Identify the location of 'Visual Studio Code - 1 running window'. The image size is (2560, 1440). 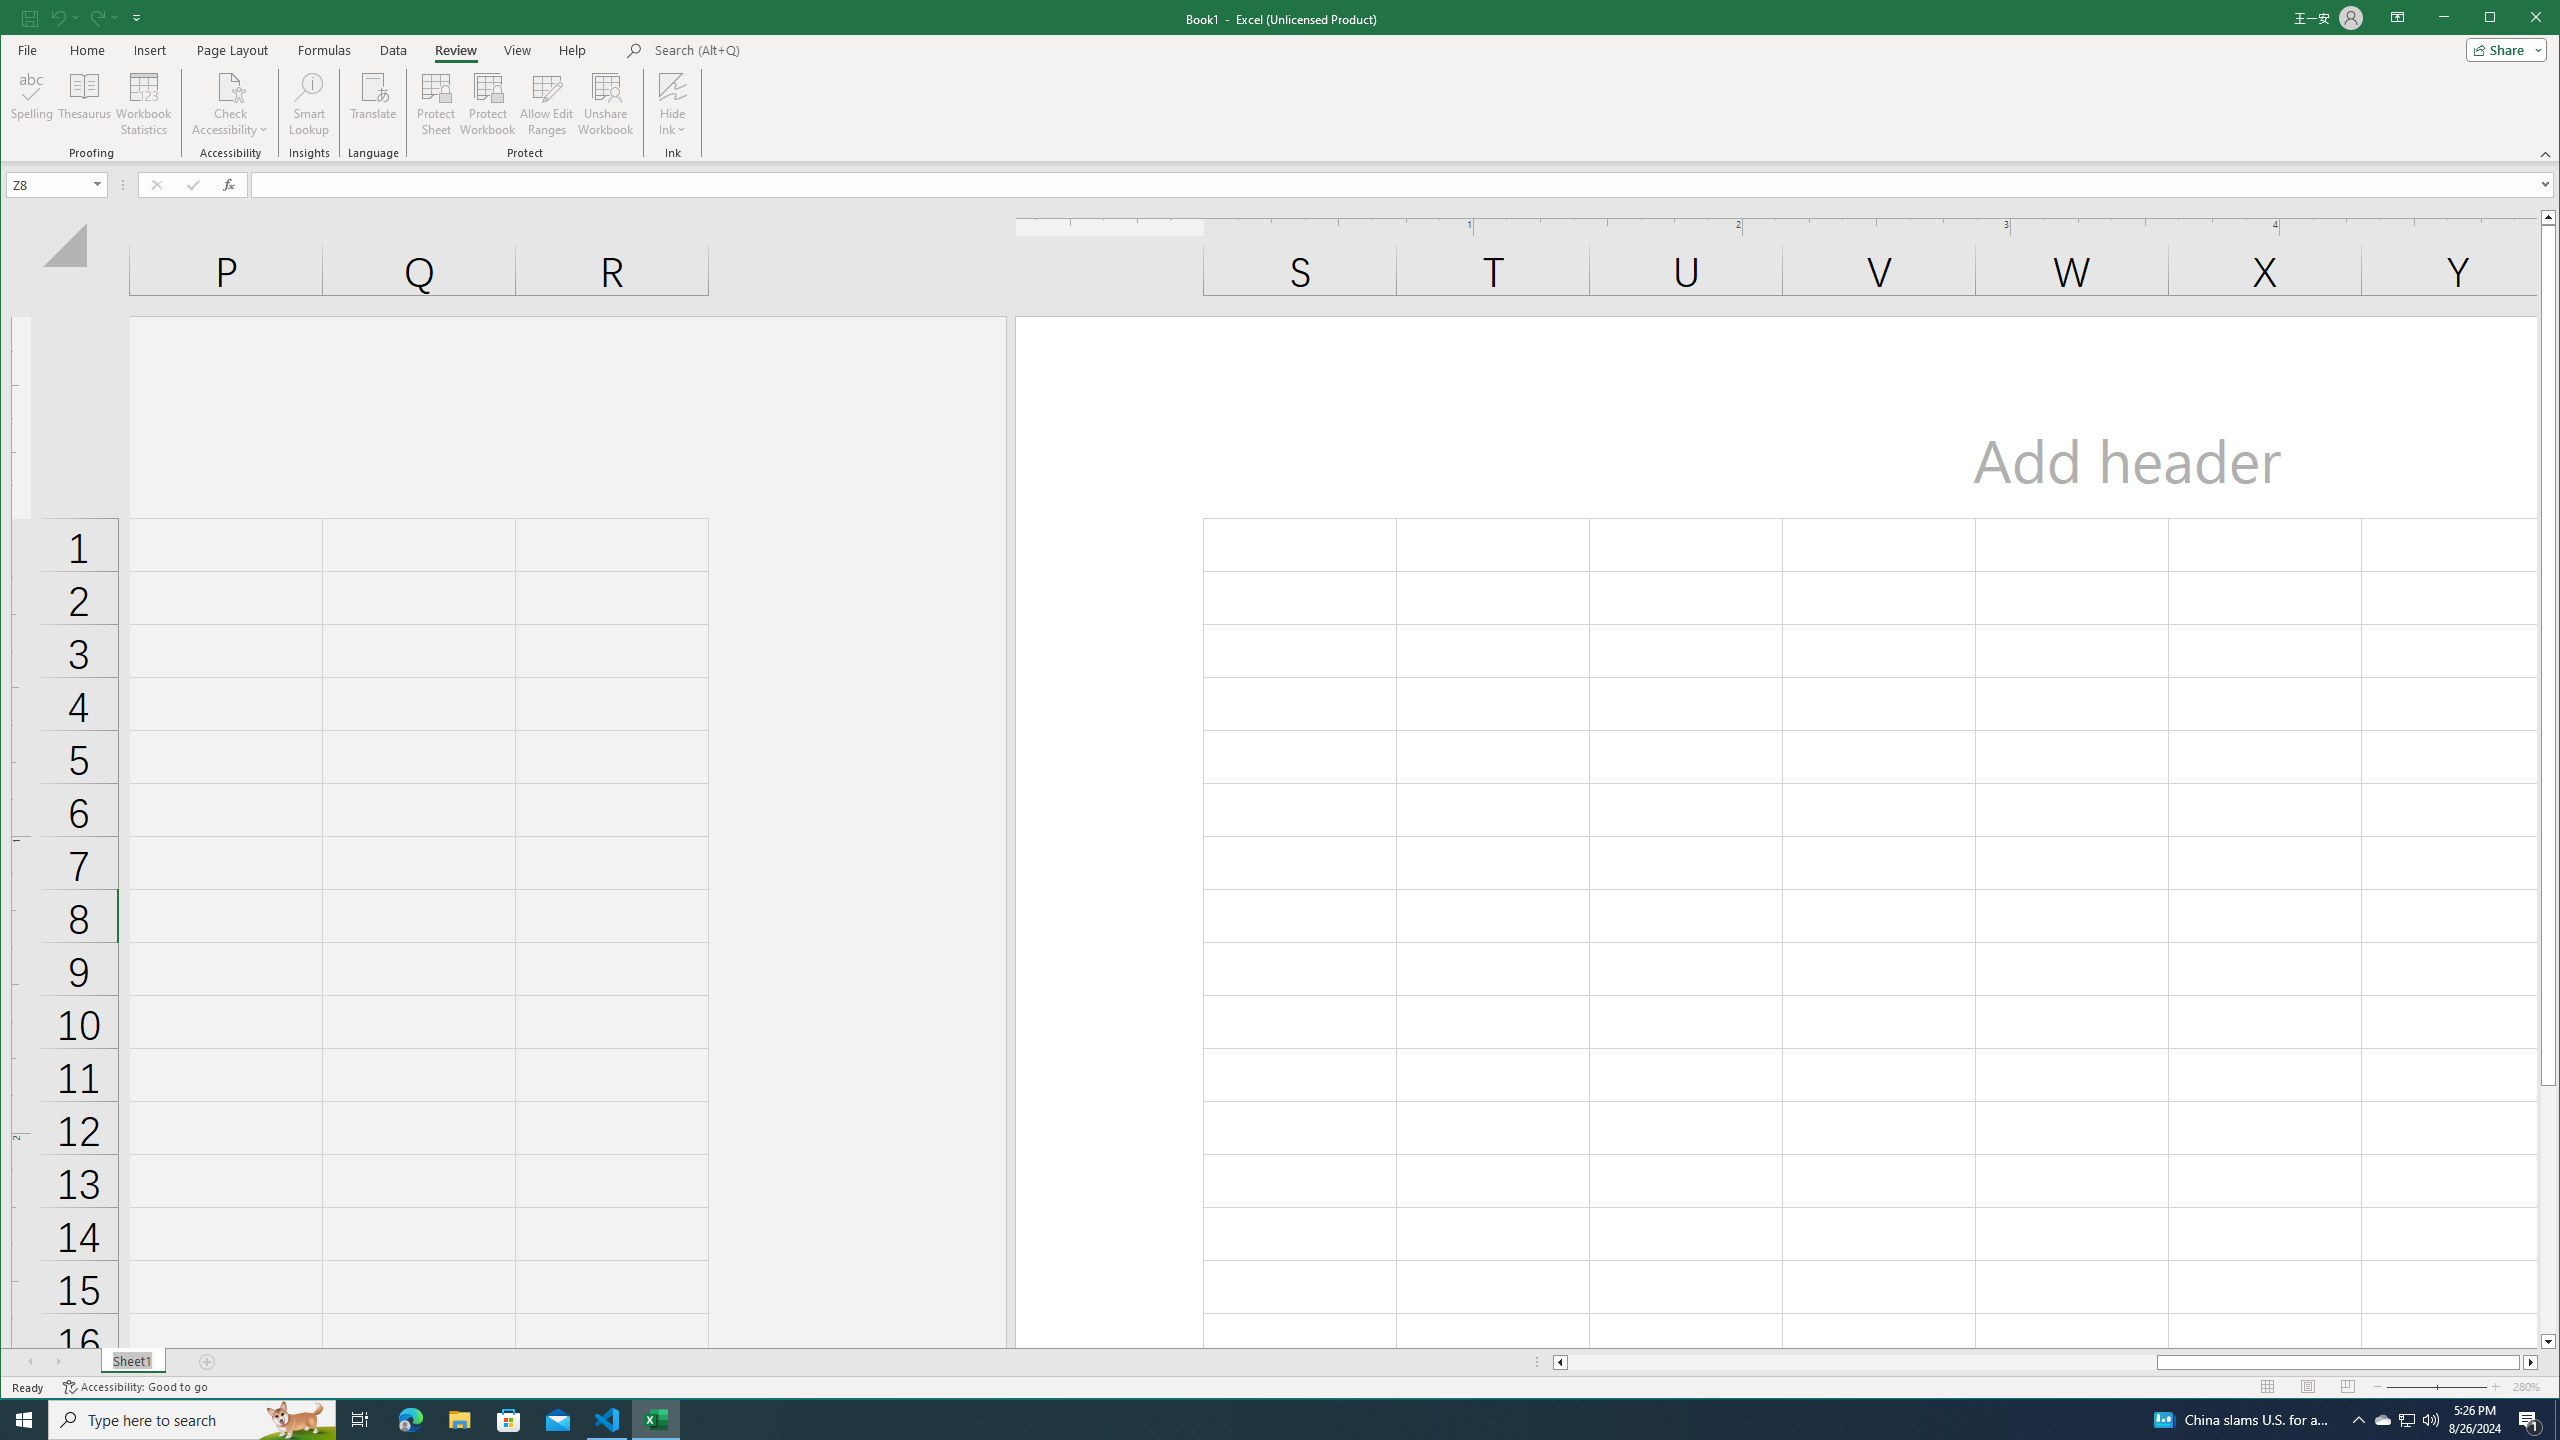
(607, 1418).